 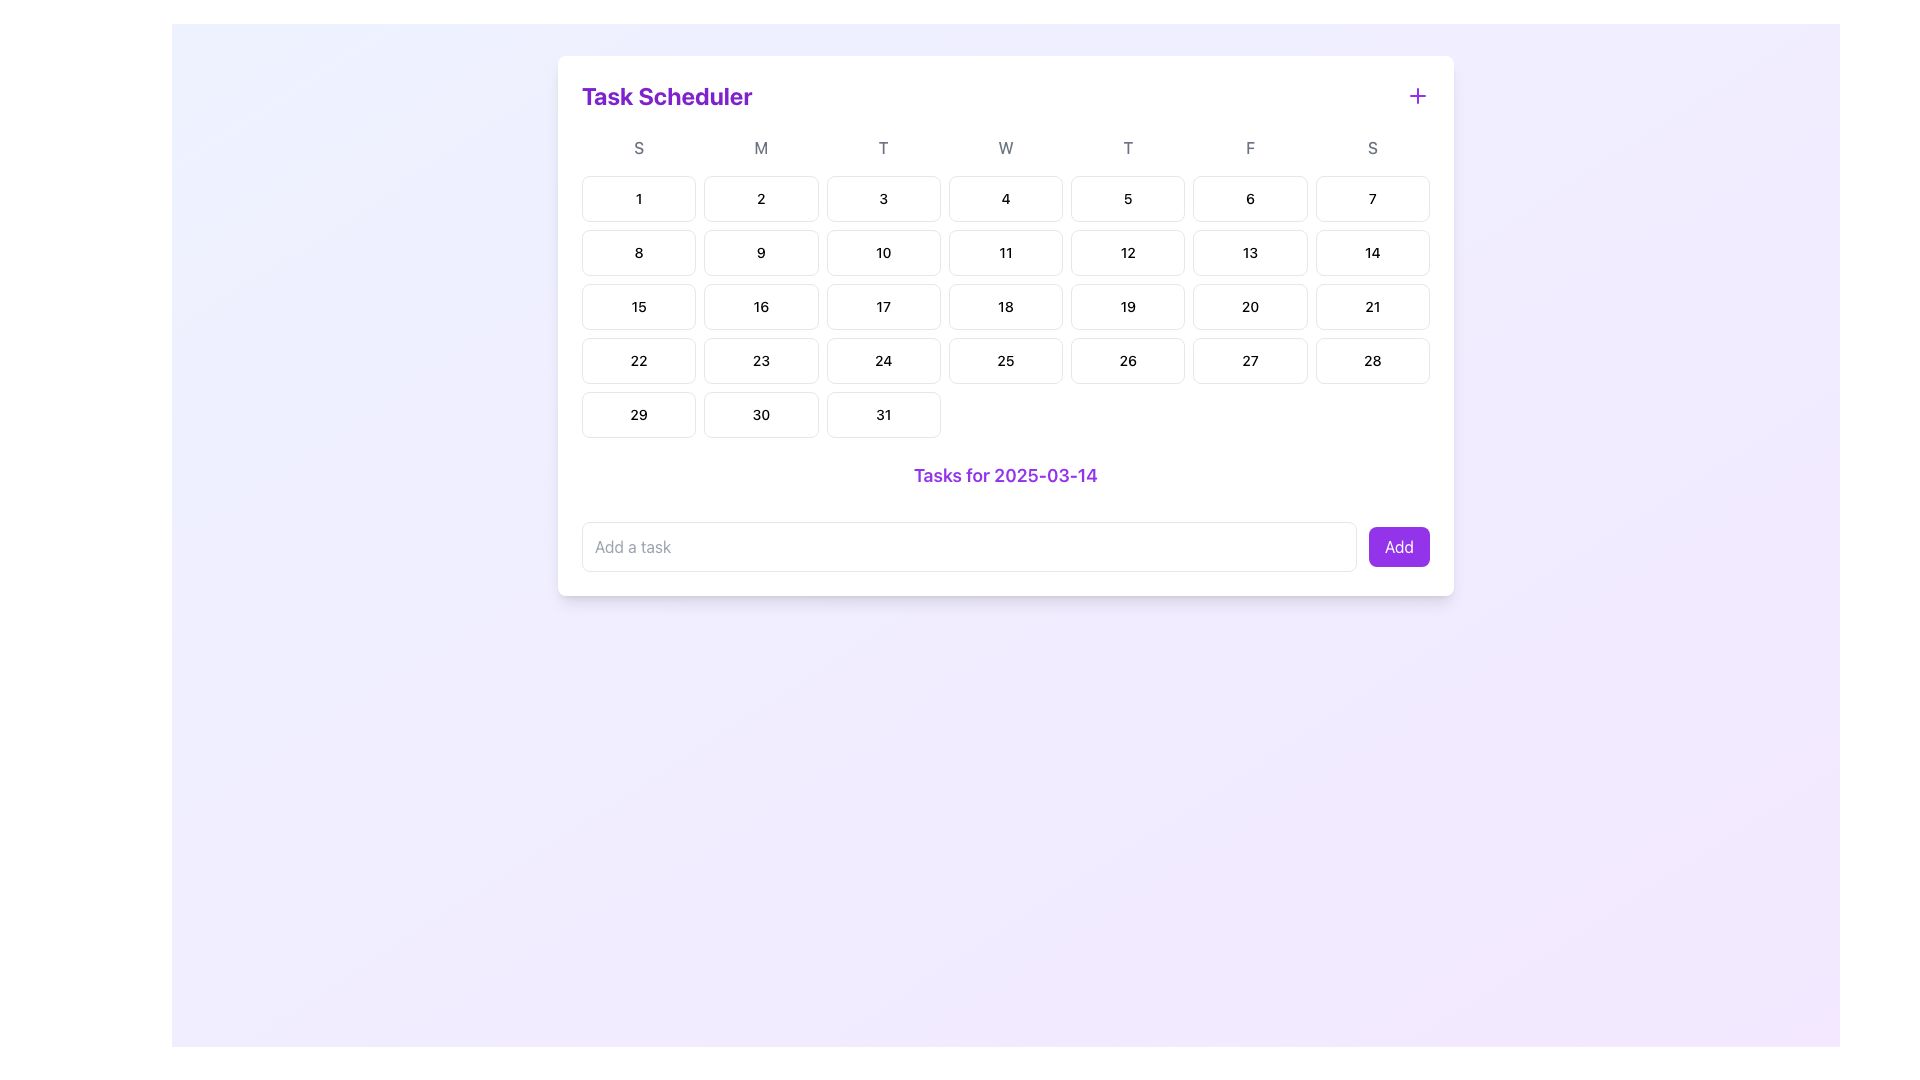 What do you see at coordinates (1006, 475) in the screenshot?
I see `the text header indicating the selected date (2025-03-14) located beneath the calendar widget and above the input field with the 'Add' button` at bounding box center [1006, 475].